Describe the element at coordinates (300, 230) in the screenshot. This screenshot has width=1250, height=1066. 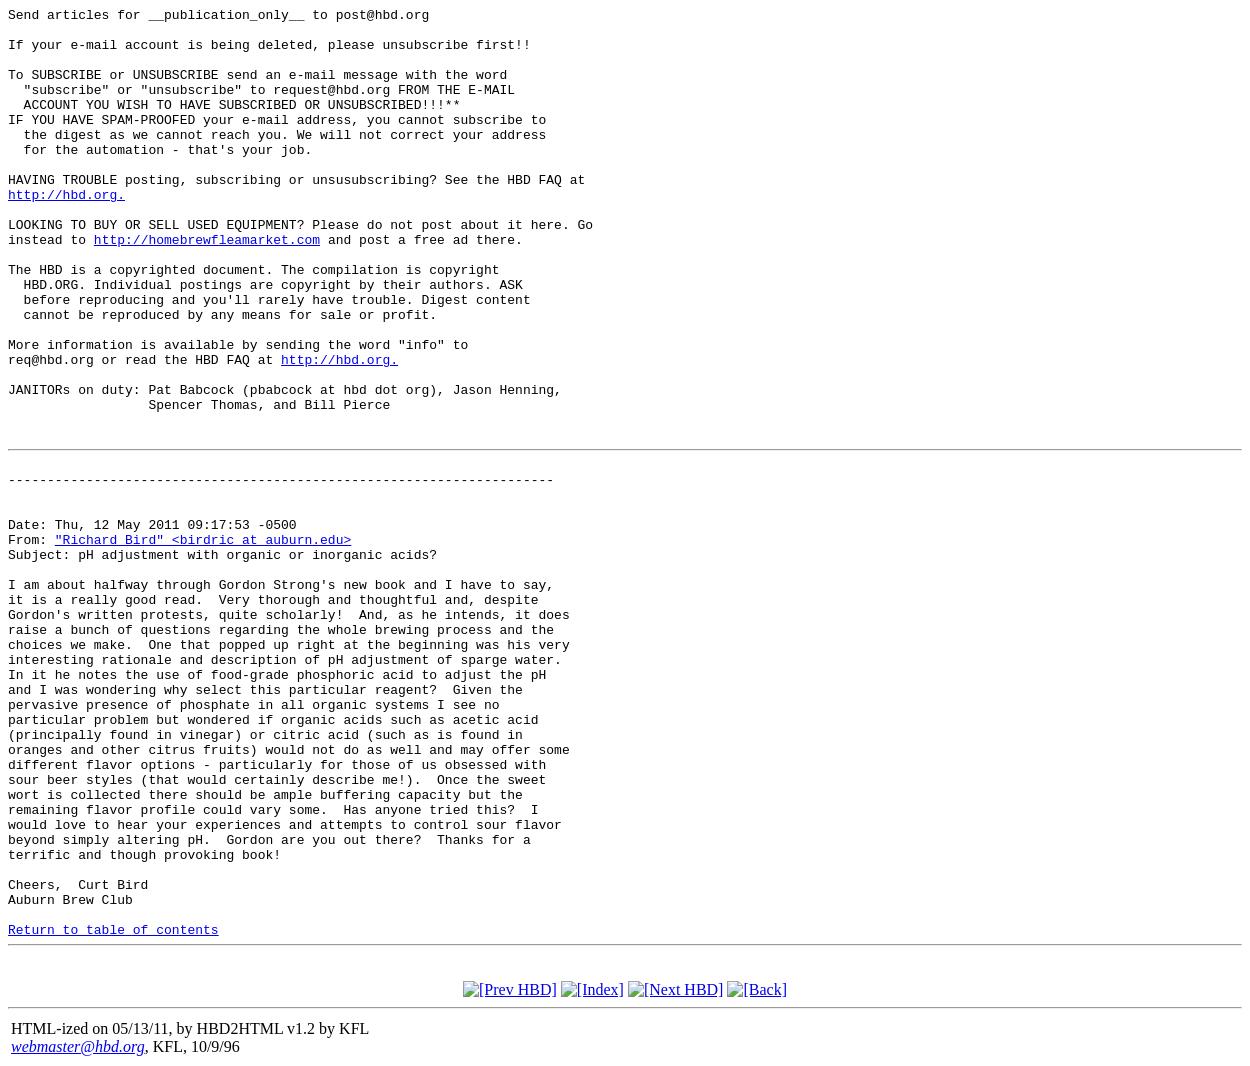
I see `'LOOKING TO BUY OR SELL USED EQUIPMENT? Please do not post about it here. Go
instead to'` at that location.